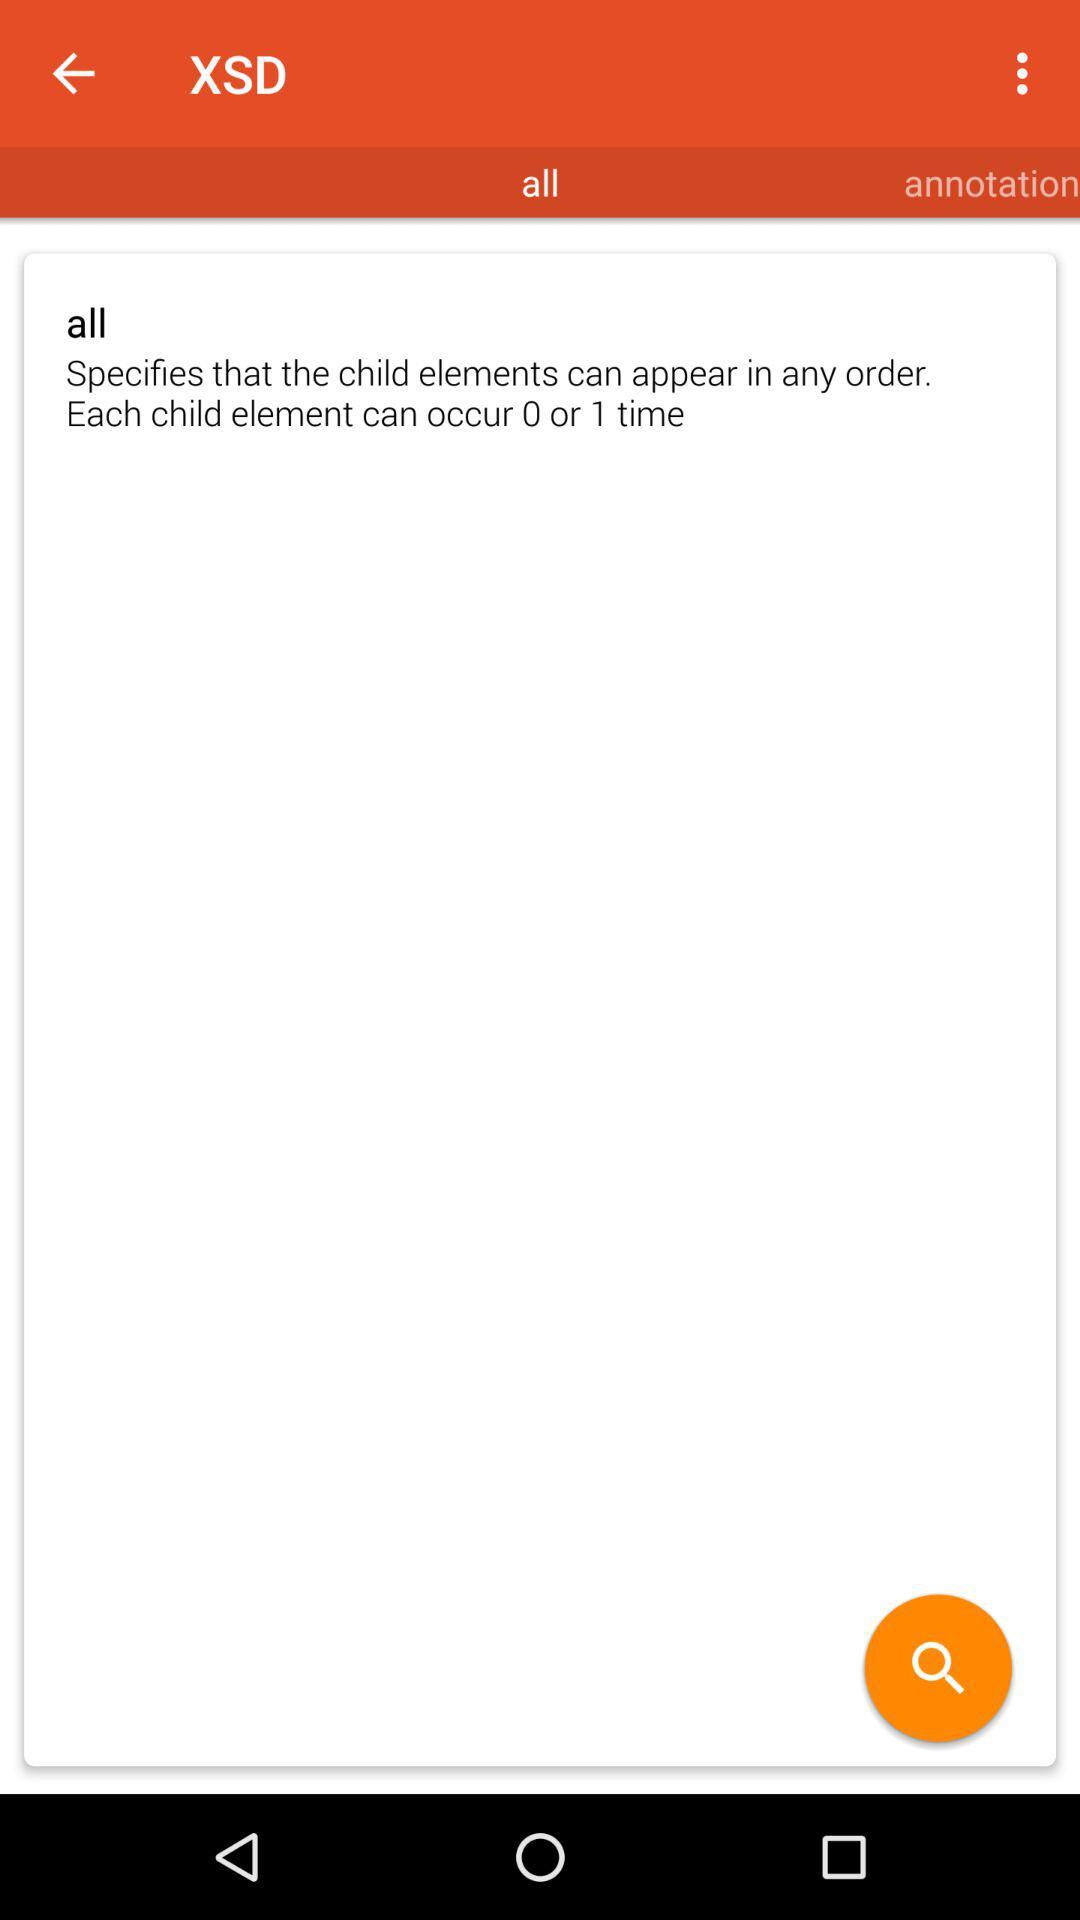 This screenshot has width=1080, height=1920. Describe the element at coordinates (1027, 73) in the screenshot. I see `app next to xsd` at that location.